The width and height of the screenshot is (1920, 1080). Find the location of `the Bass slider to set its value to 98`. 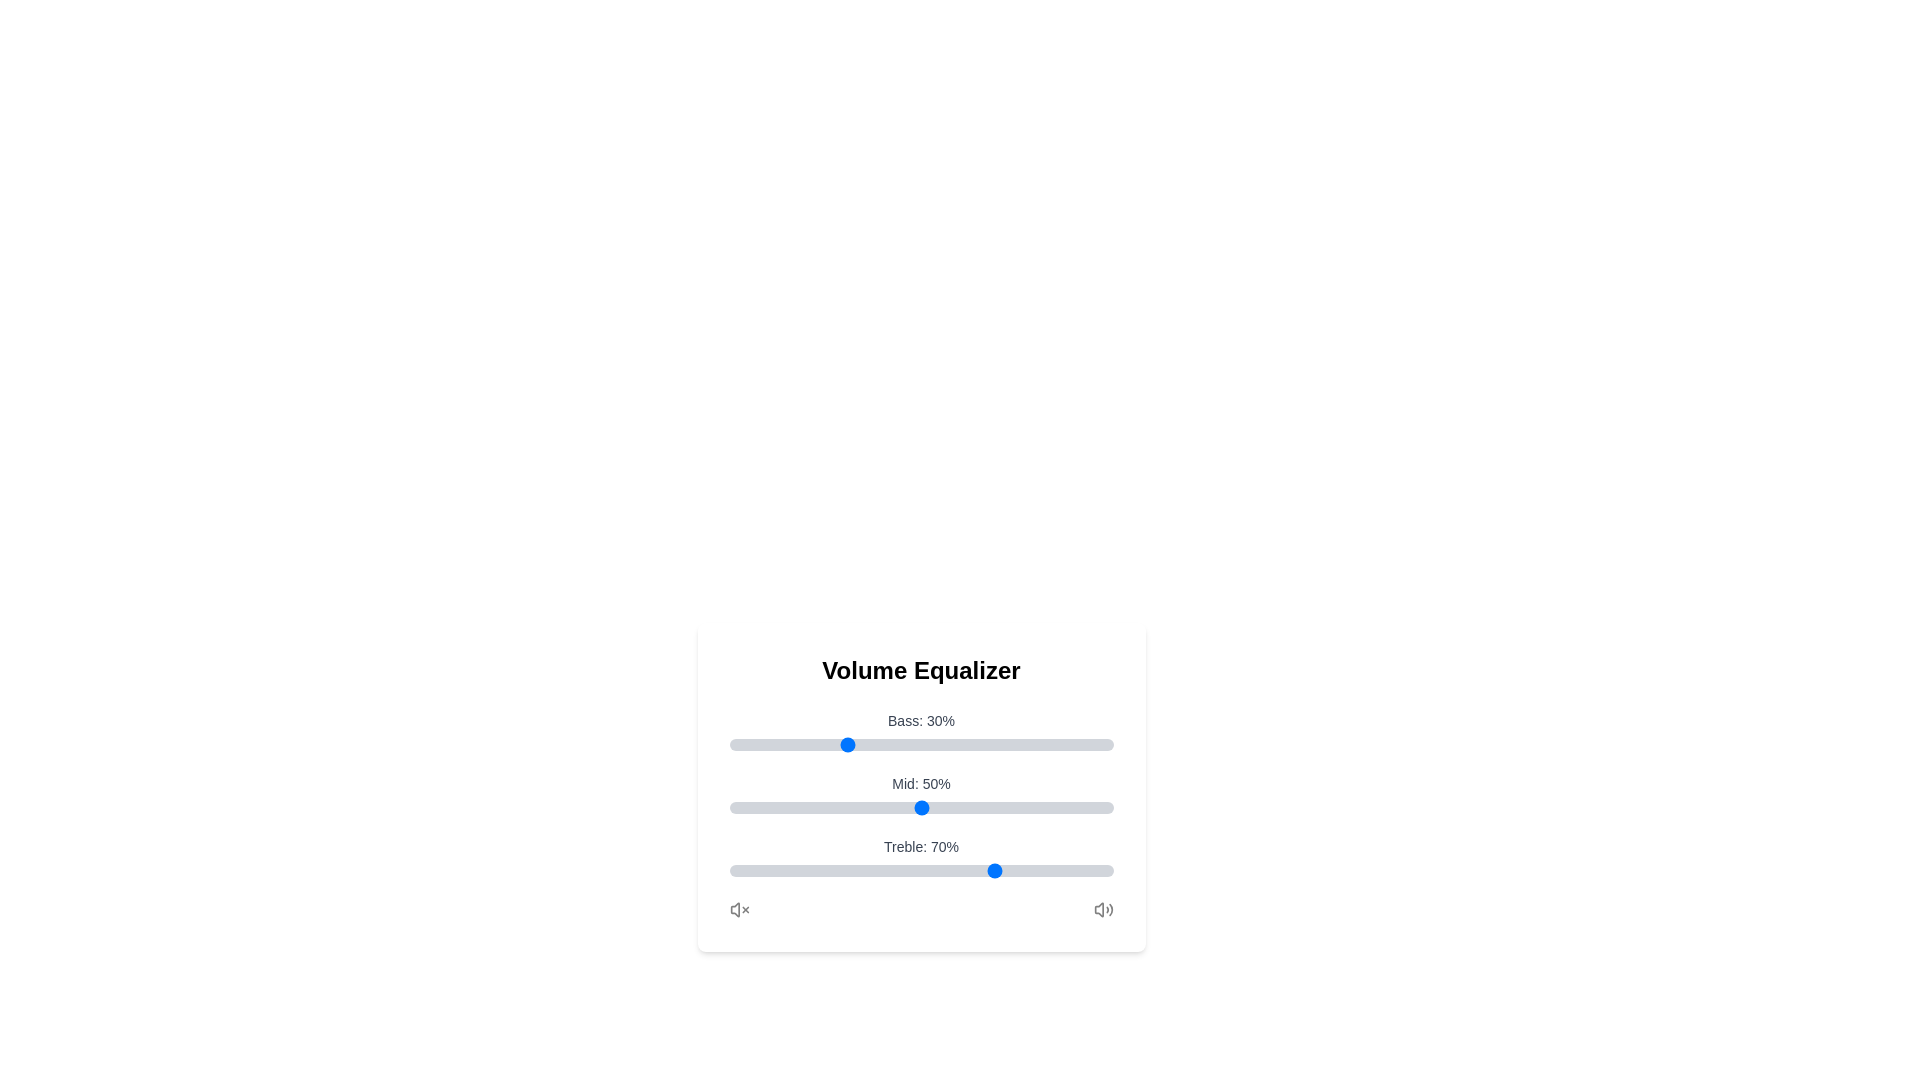

the Bass slider to set its value to 98 is located at coordinates (1104, 744).